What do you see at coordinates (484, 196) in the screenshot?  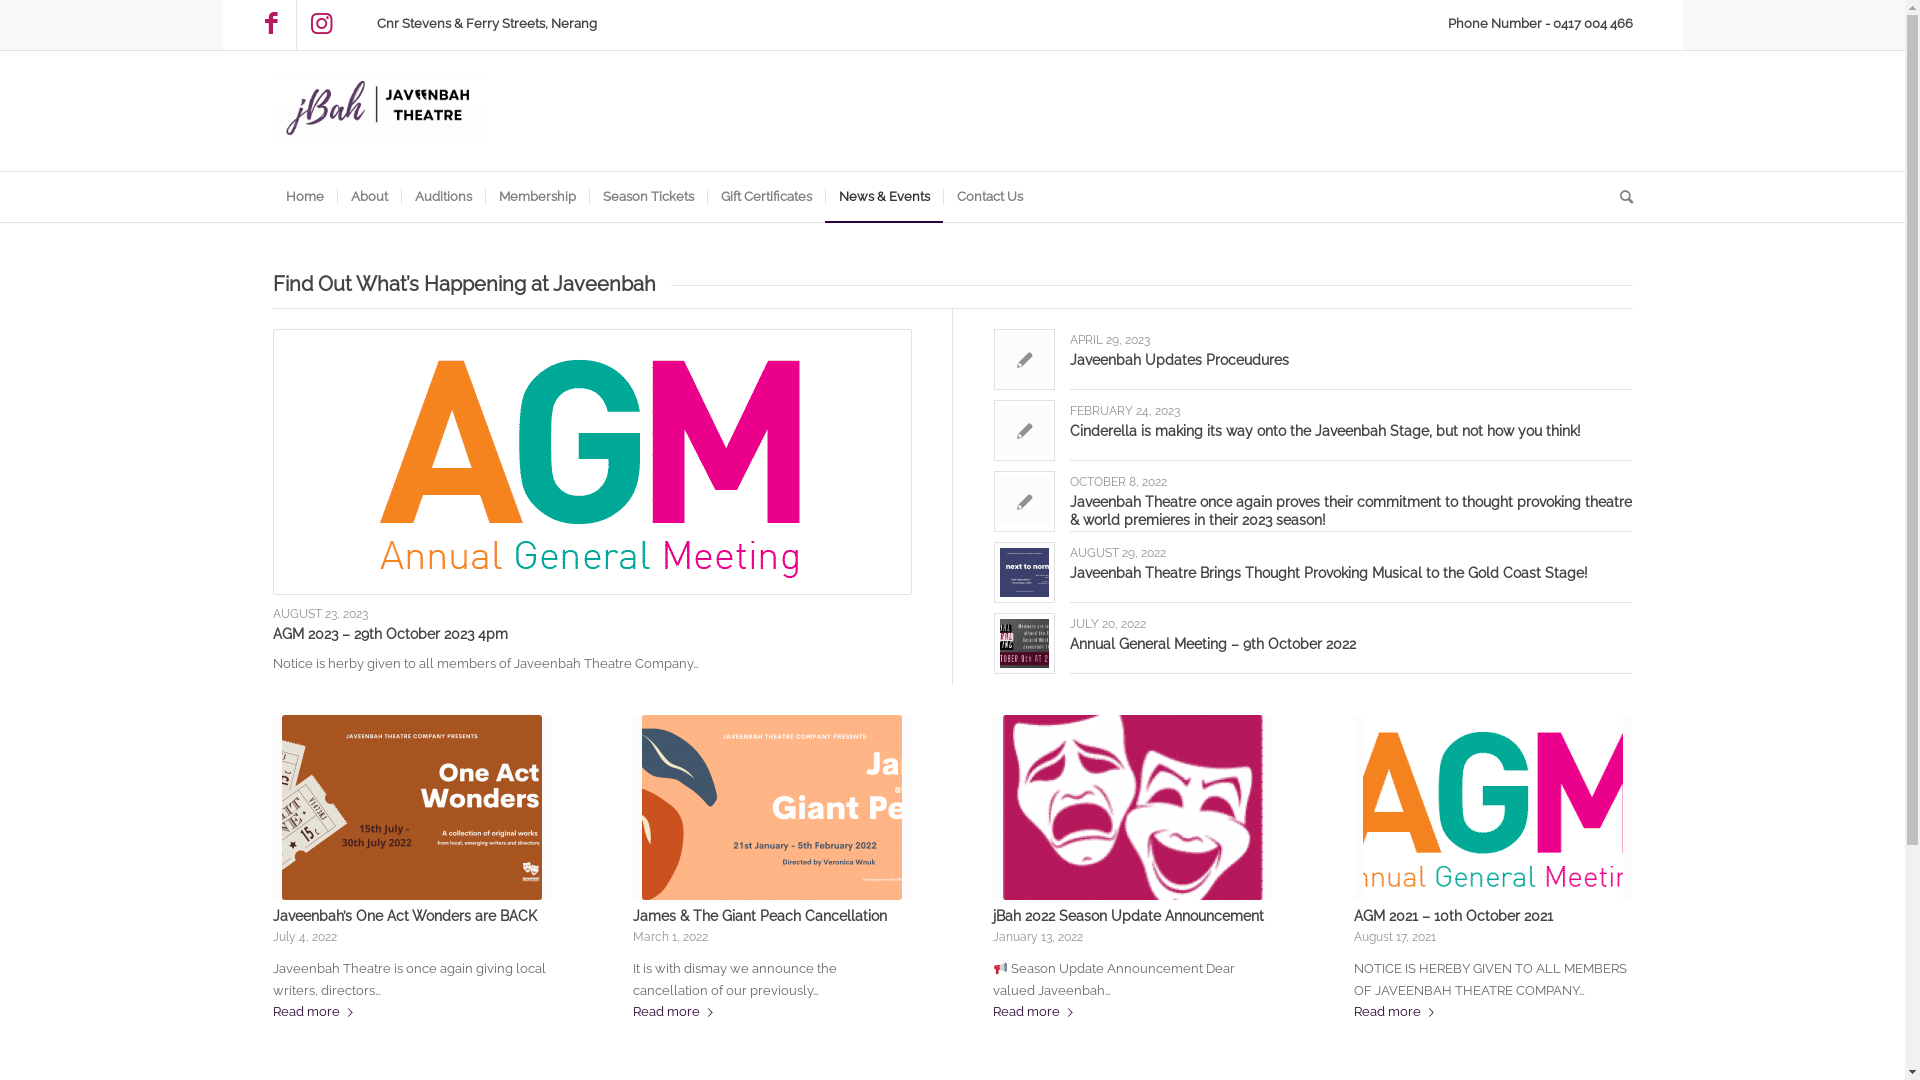 I see `'Membership'` at bounding box center [484, 196].